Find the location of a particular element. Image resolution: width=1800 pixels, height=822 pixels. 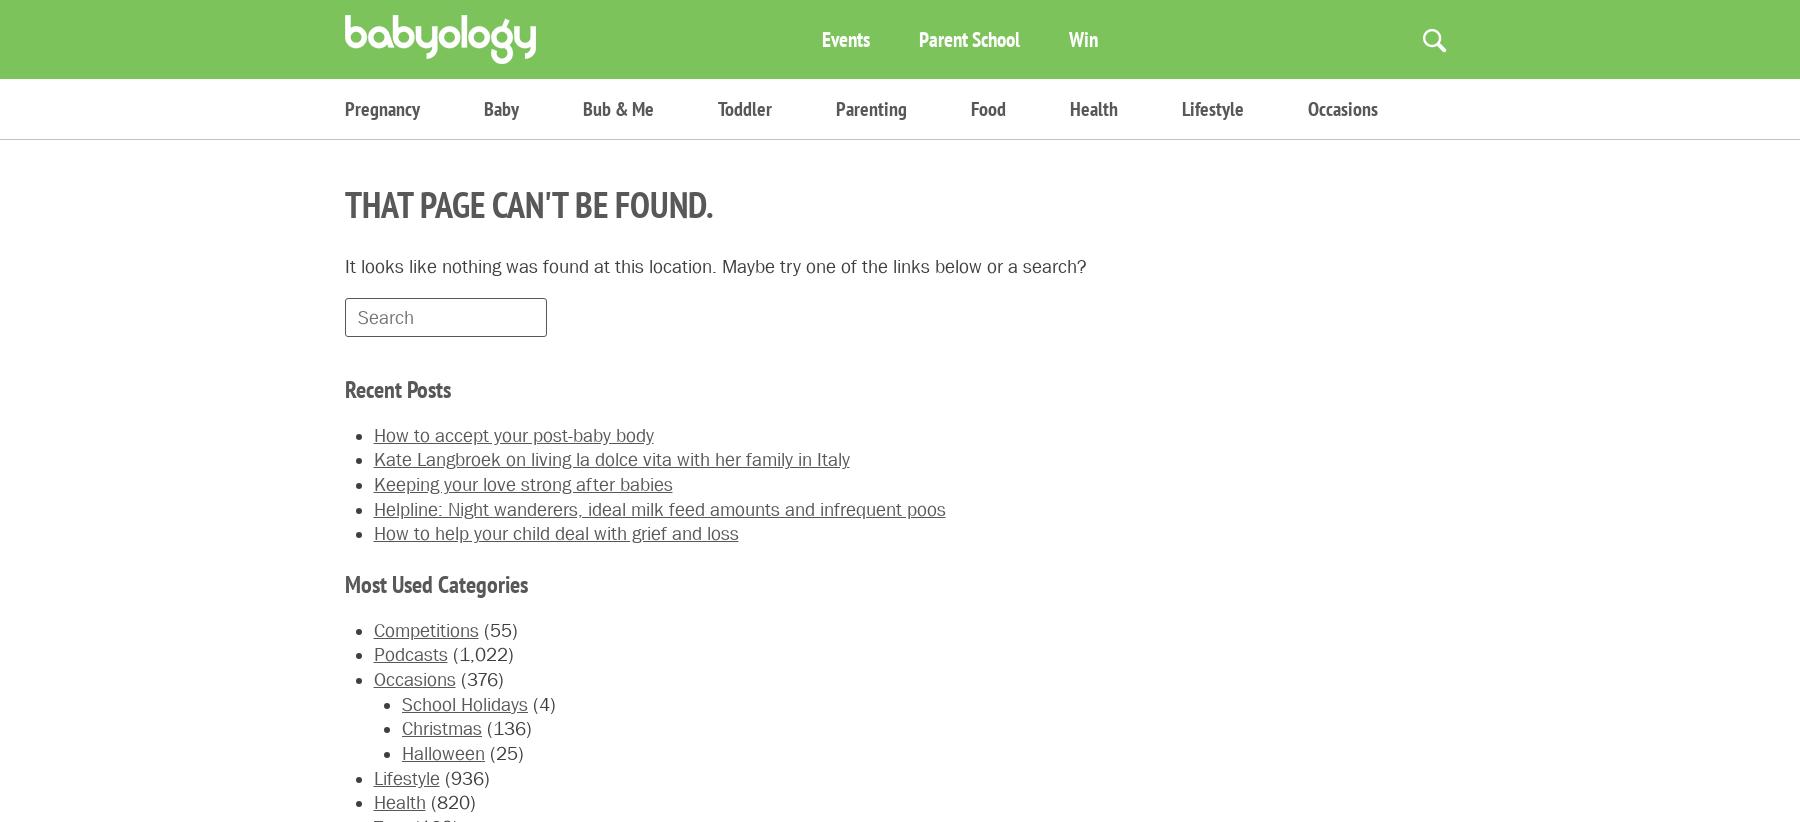

'Parenting' is located at coordinates (871, 107).